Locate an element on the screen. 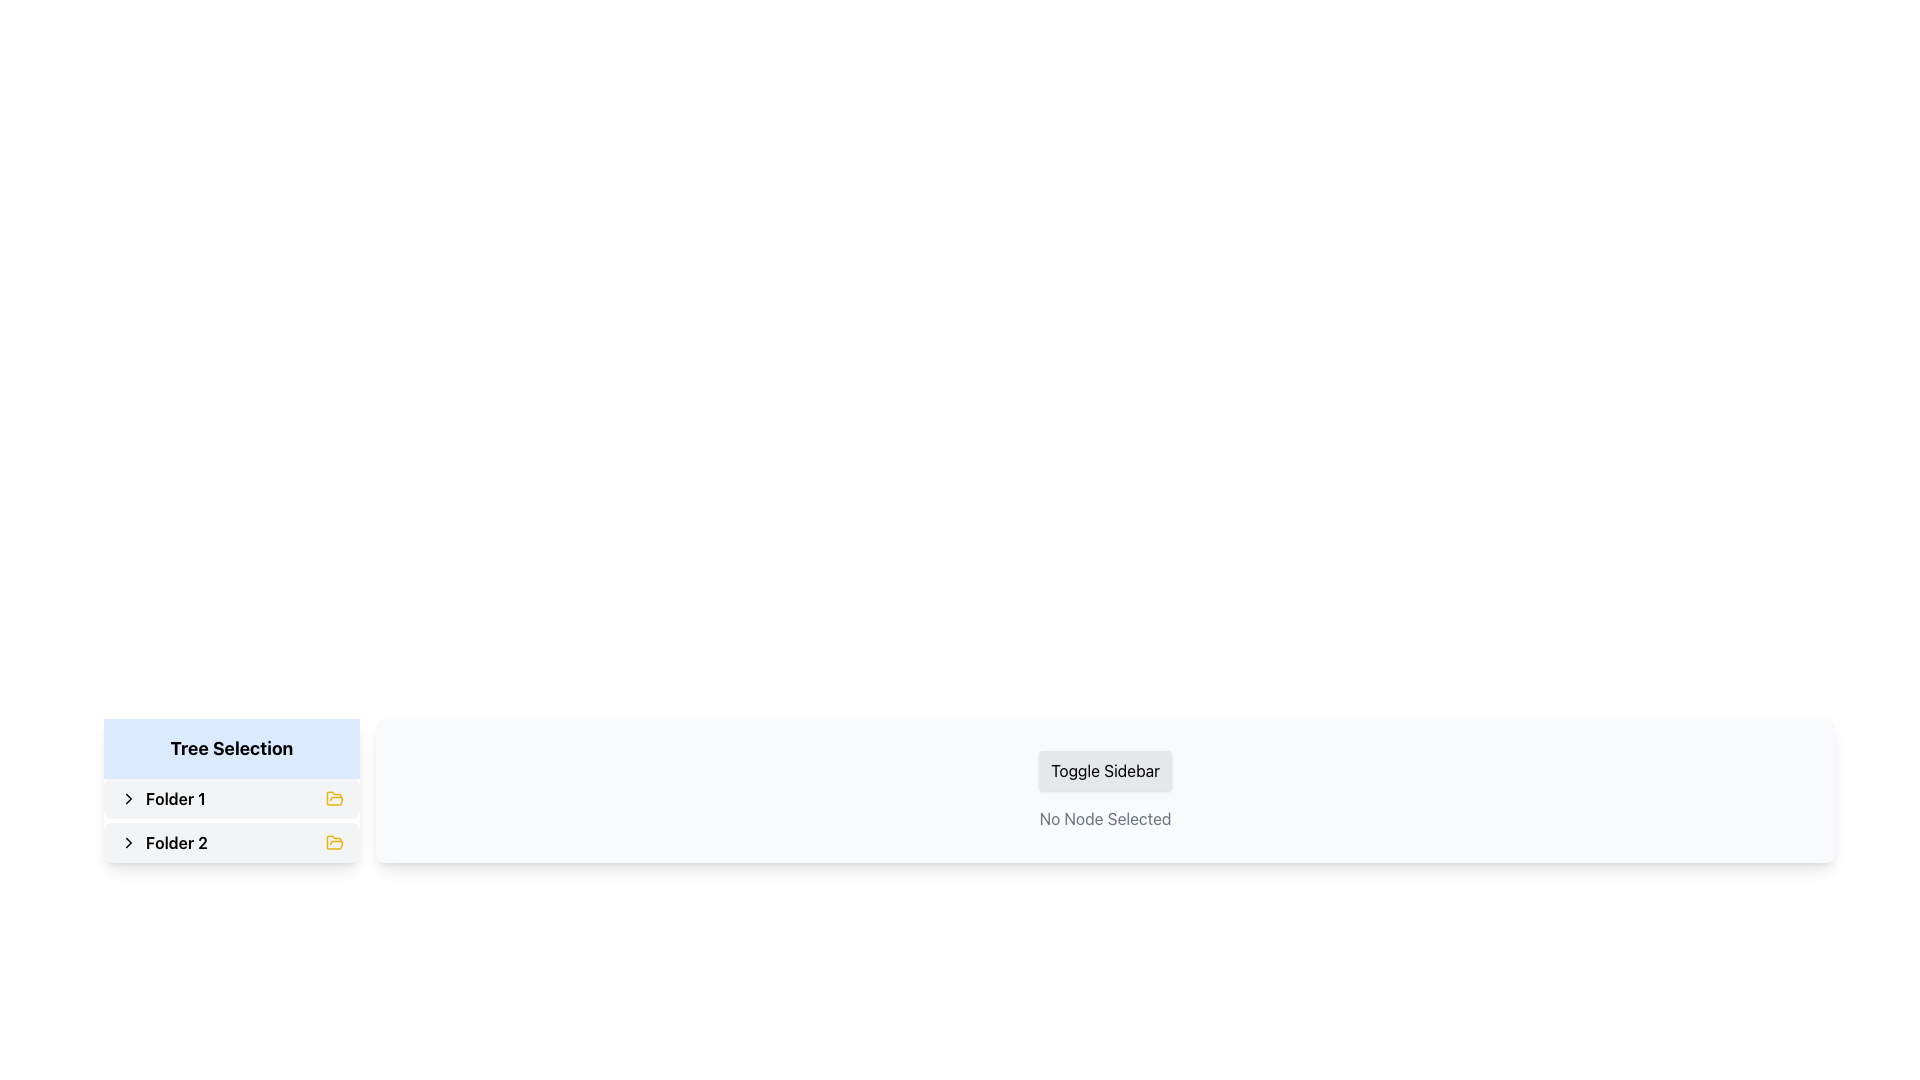 This screenshot has height=1080, width=1920. the open folder icon with a yellow outline located at the right end of the 'Folder 2' entry in the Tree Selection list is located at coordinates (335, 843).